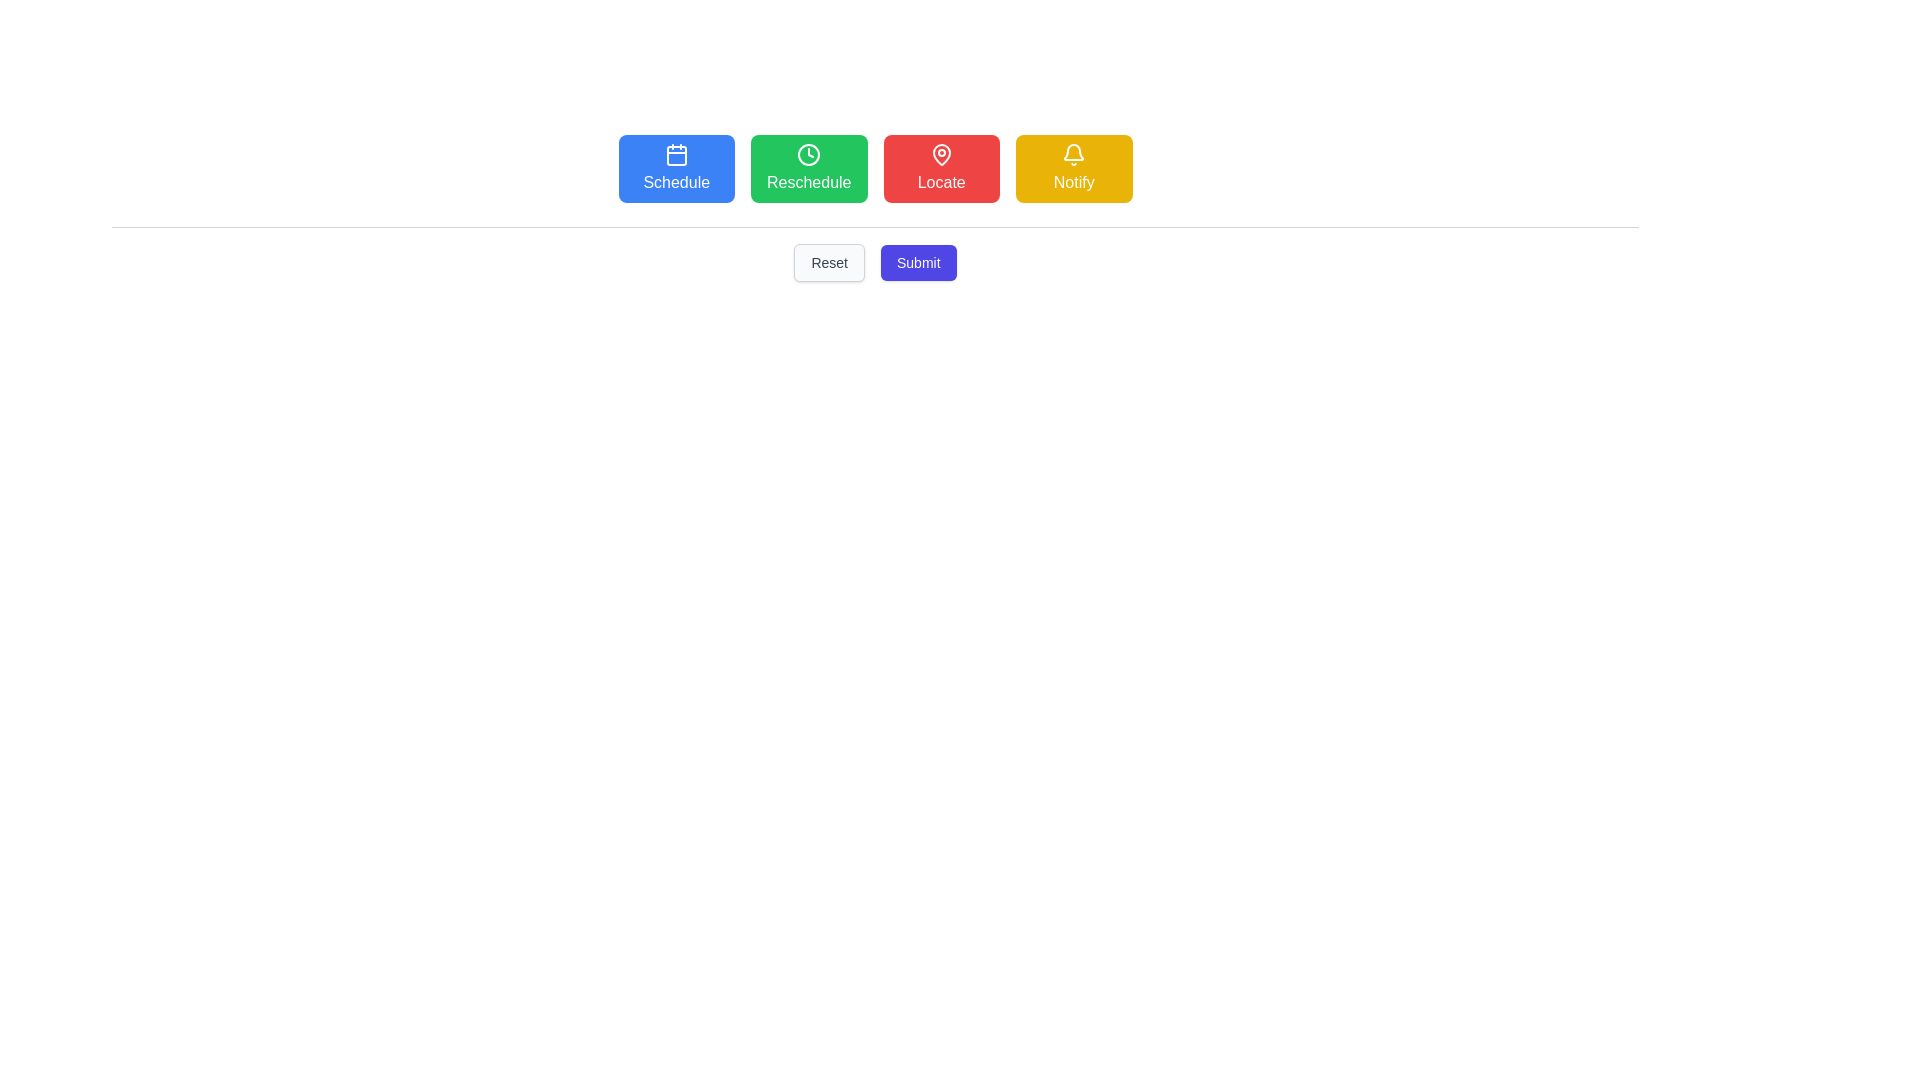  I want to click on text label inside the blue button located at the top-left of the button row, which conveys the action associated with scheduling an item or event, so click(676, 182).